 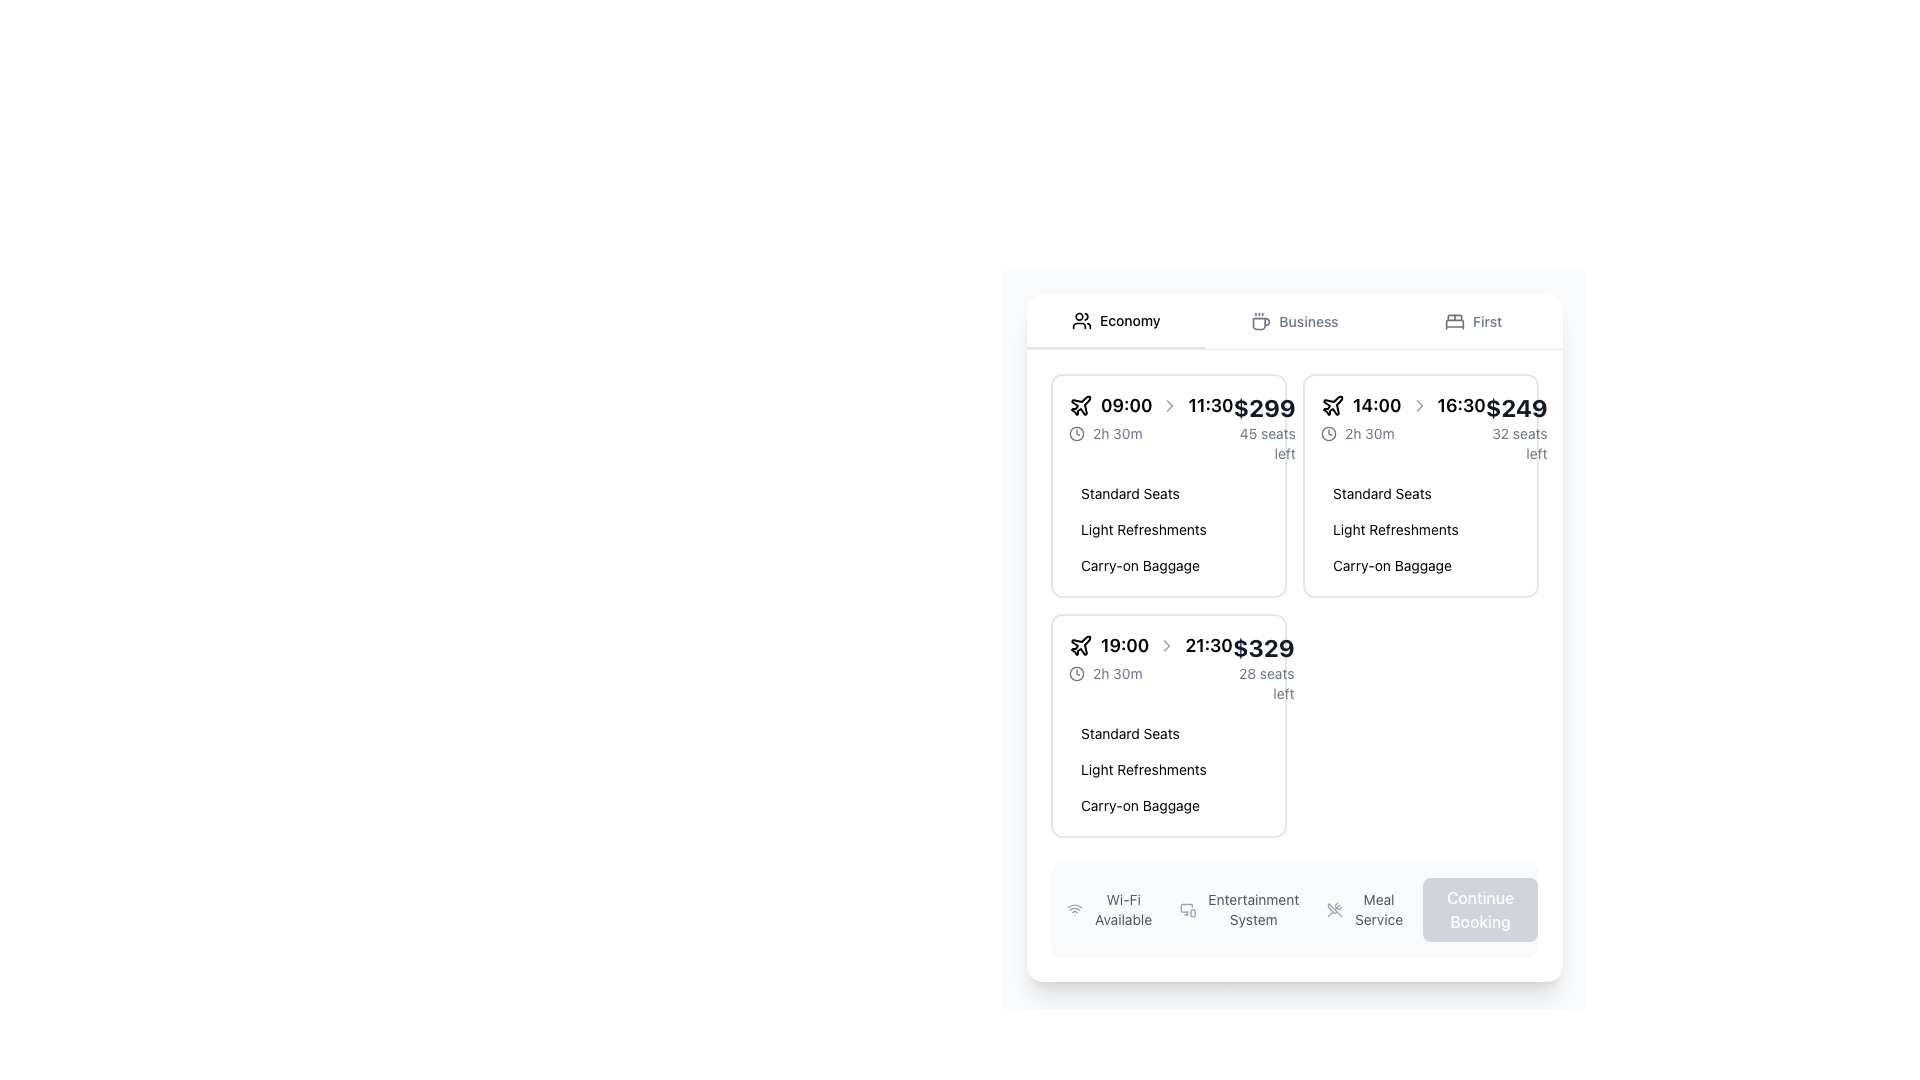 What do you see at coordinates (1130, 319) in the screenshot?
I see `the 'Economy' text label in the navigation bar` at bounding box center [1130, 319].